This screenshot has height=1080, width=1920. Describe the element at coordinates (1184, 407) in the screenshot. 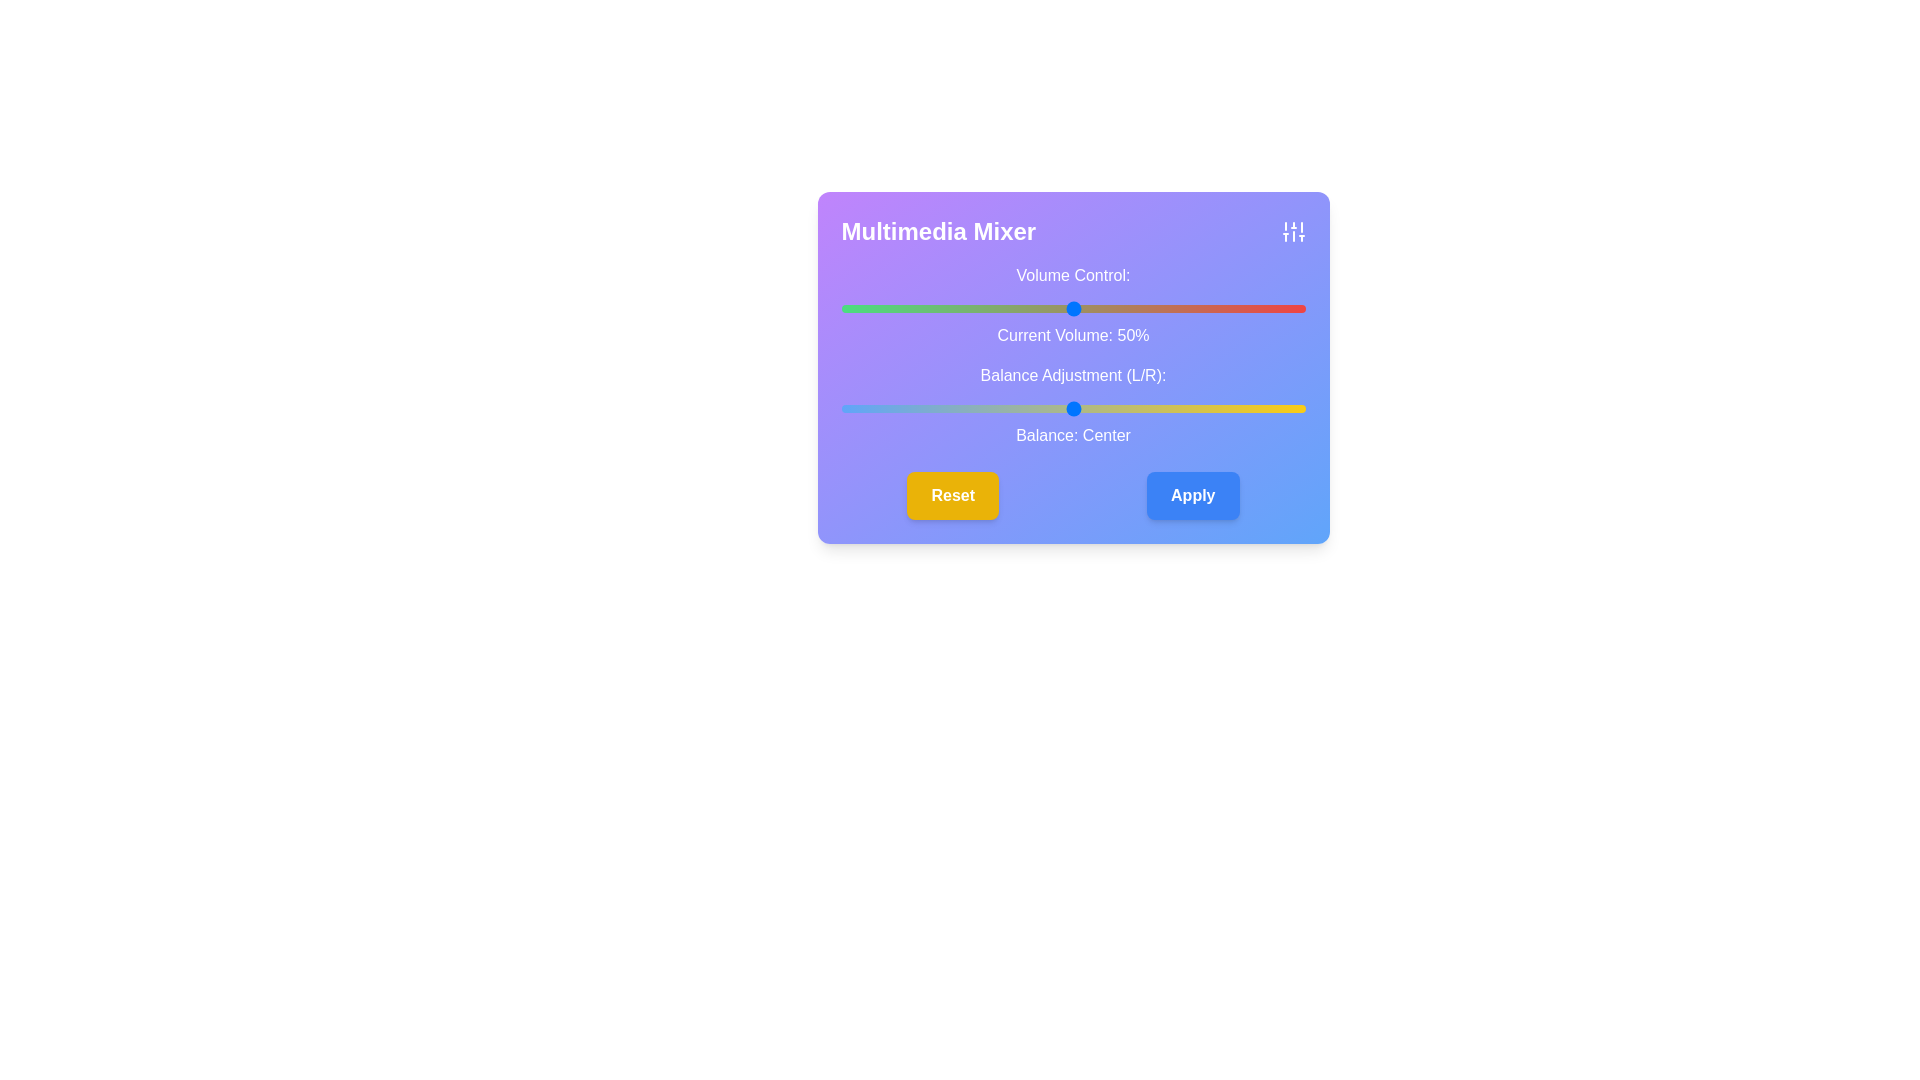

I see `the balance slider to set the audio balance to 24` at that location.